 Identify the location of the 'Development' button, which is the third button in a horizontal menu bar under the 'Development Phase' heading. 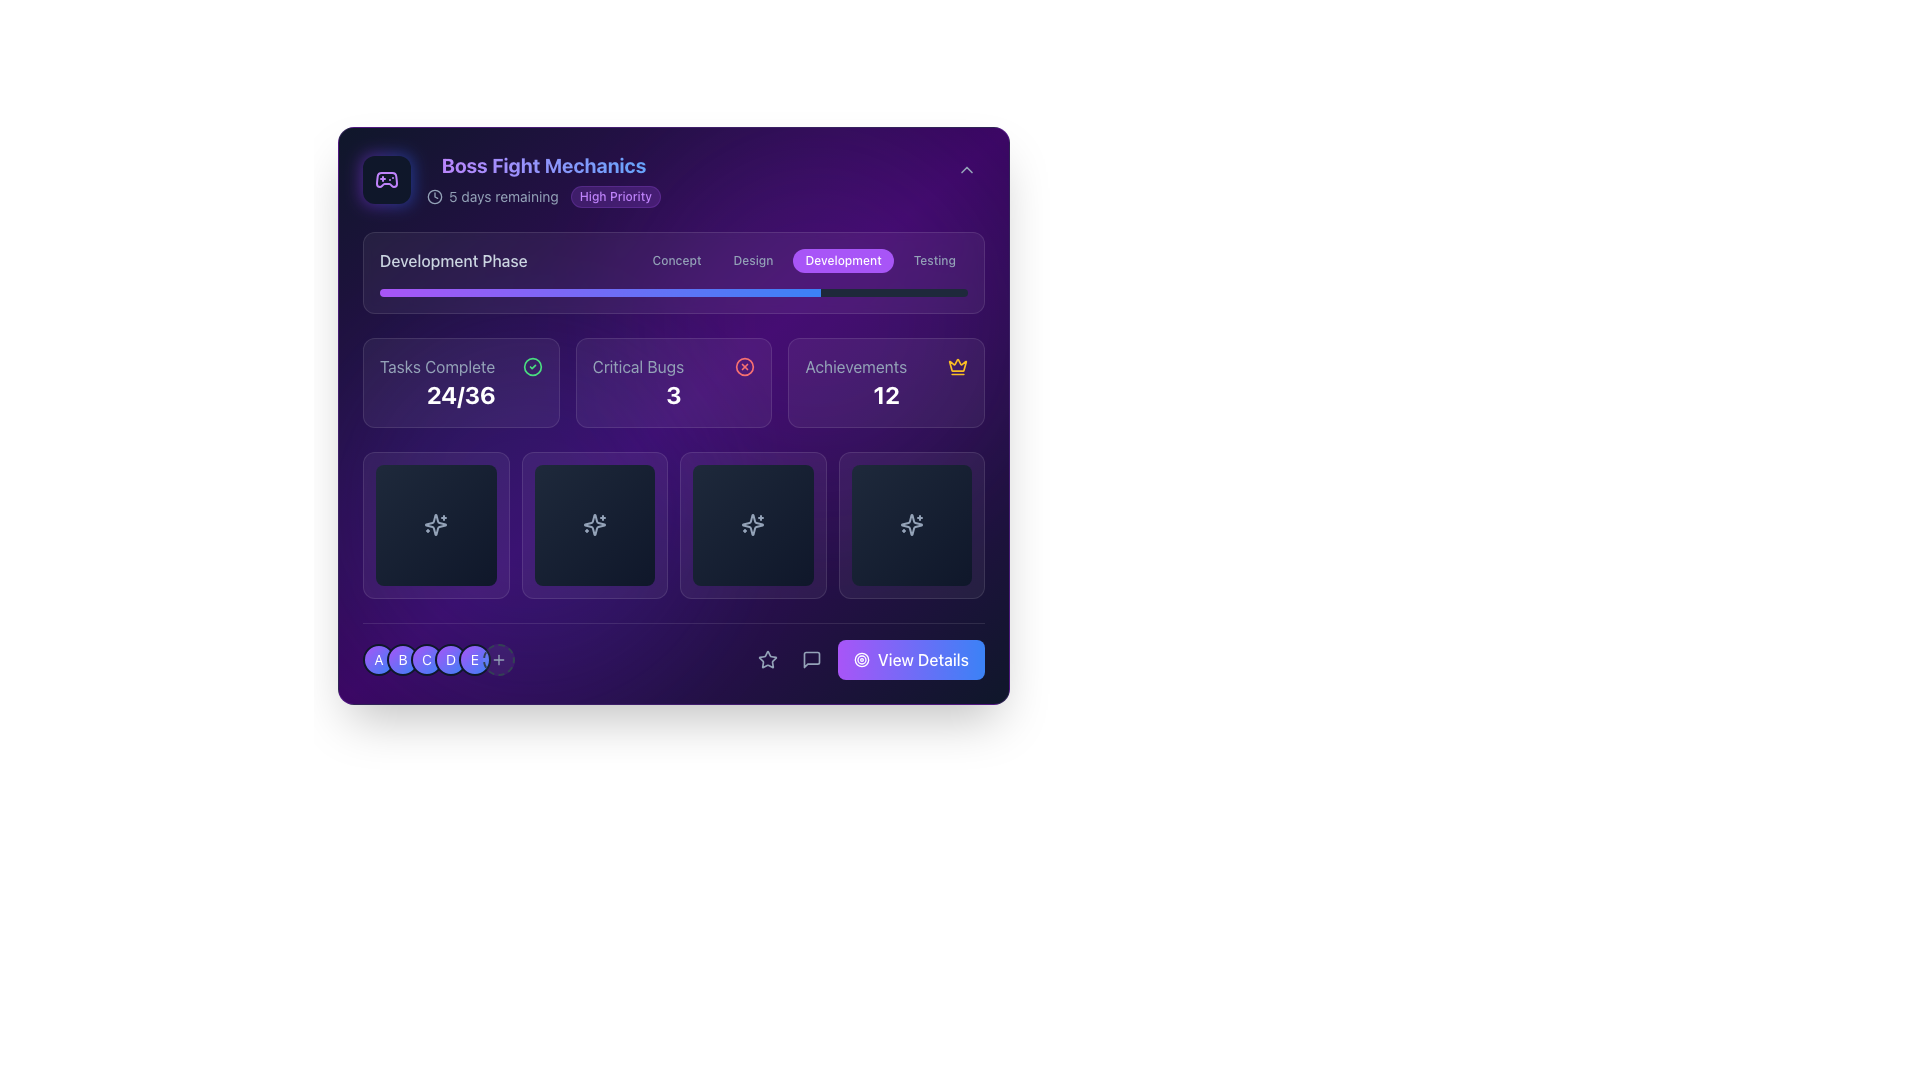
(804, 260).